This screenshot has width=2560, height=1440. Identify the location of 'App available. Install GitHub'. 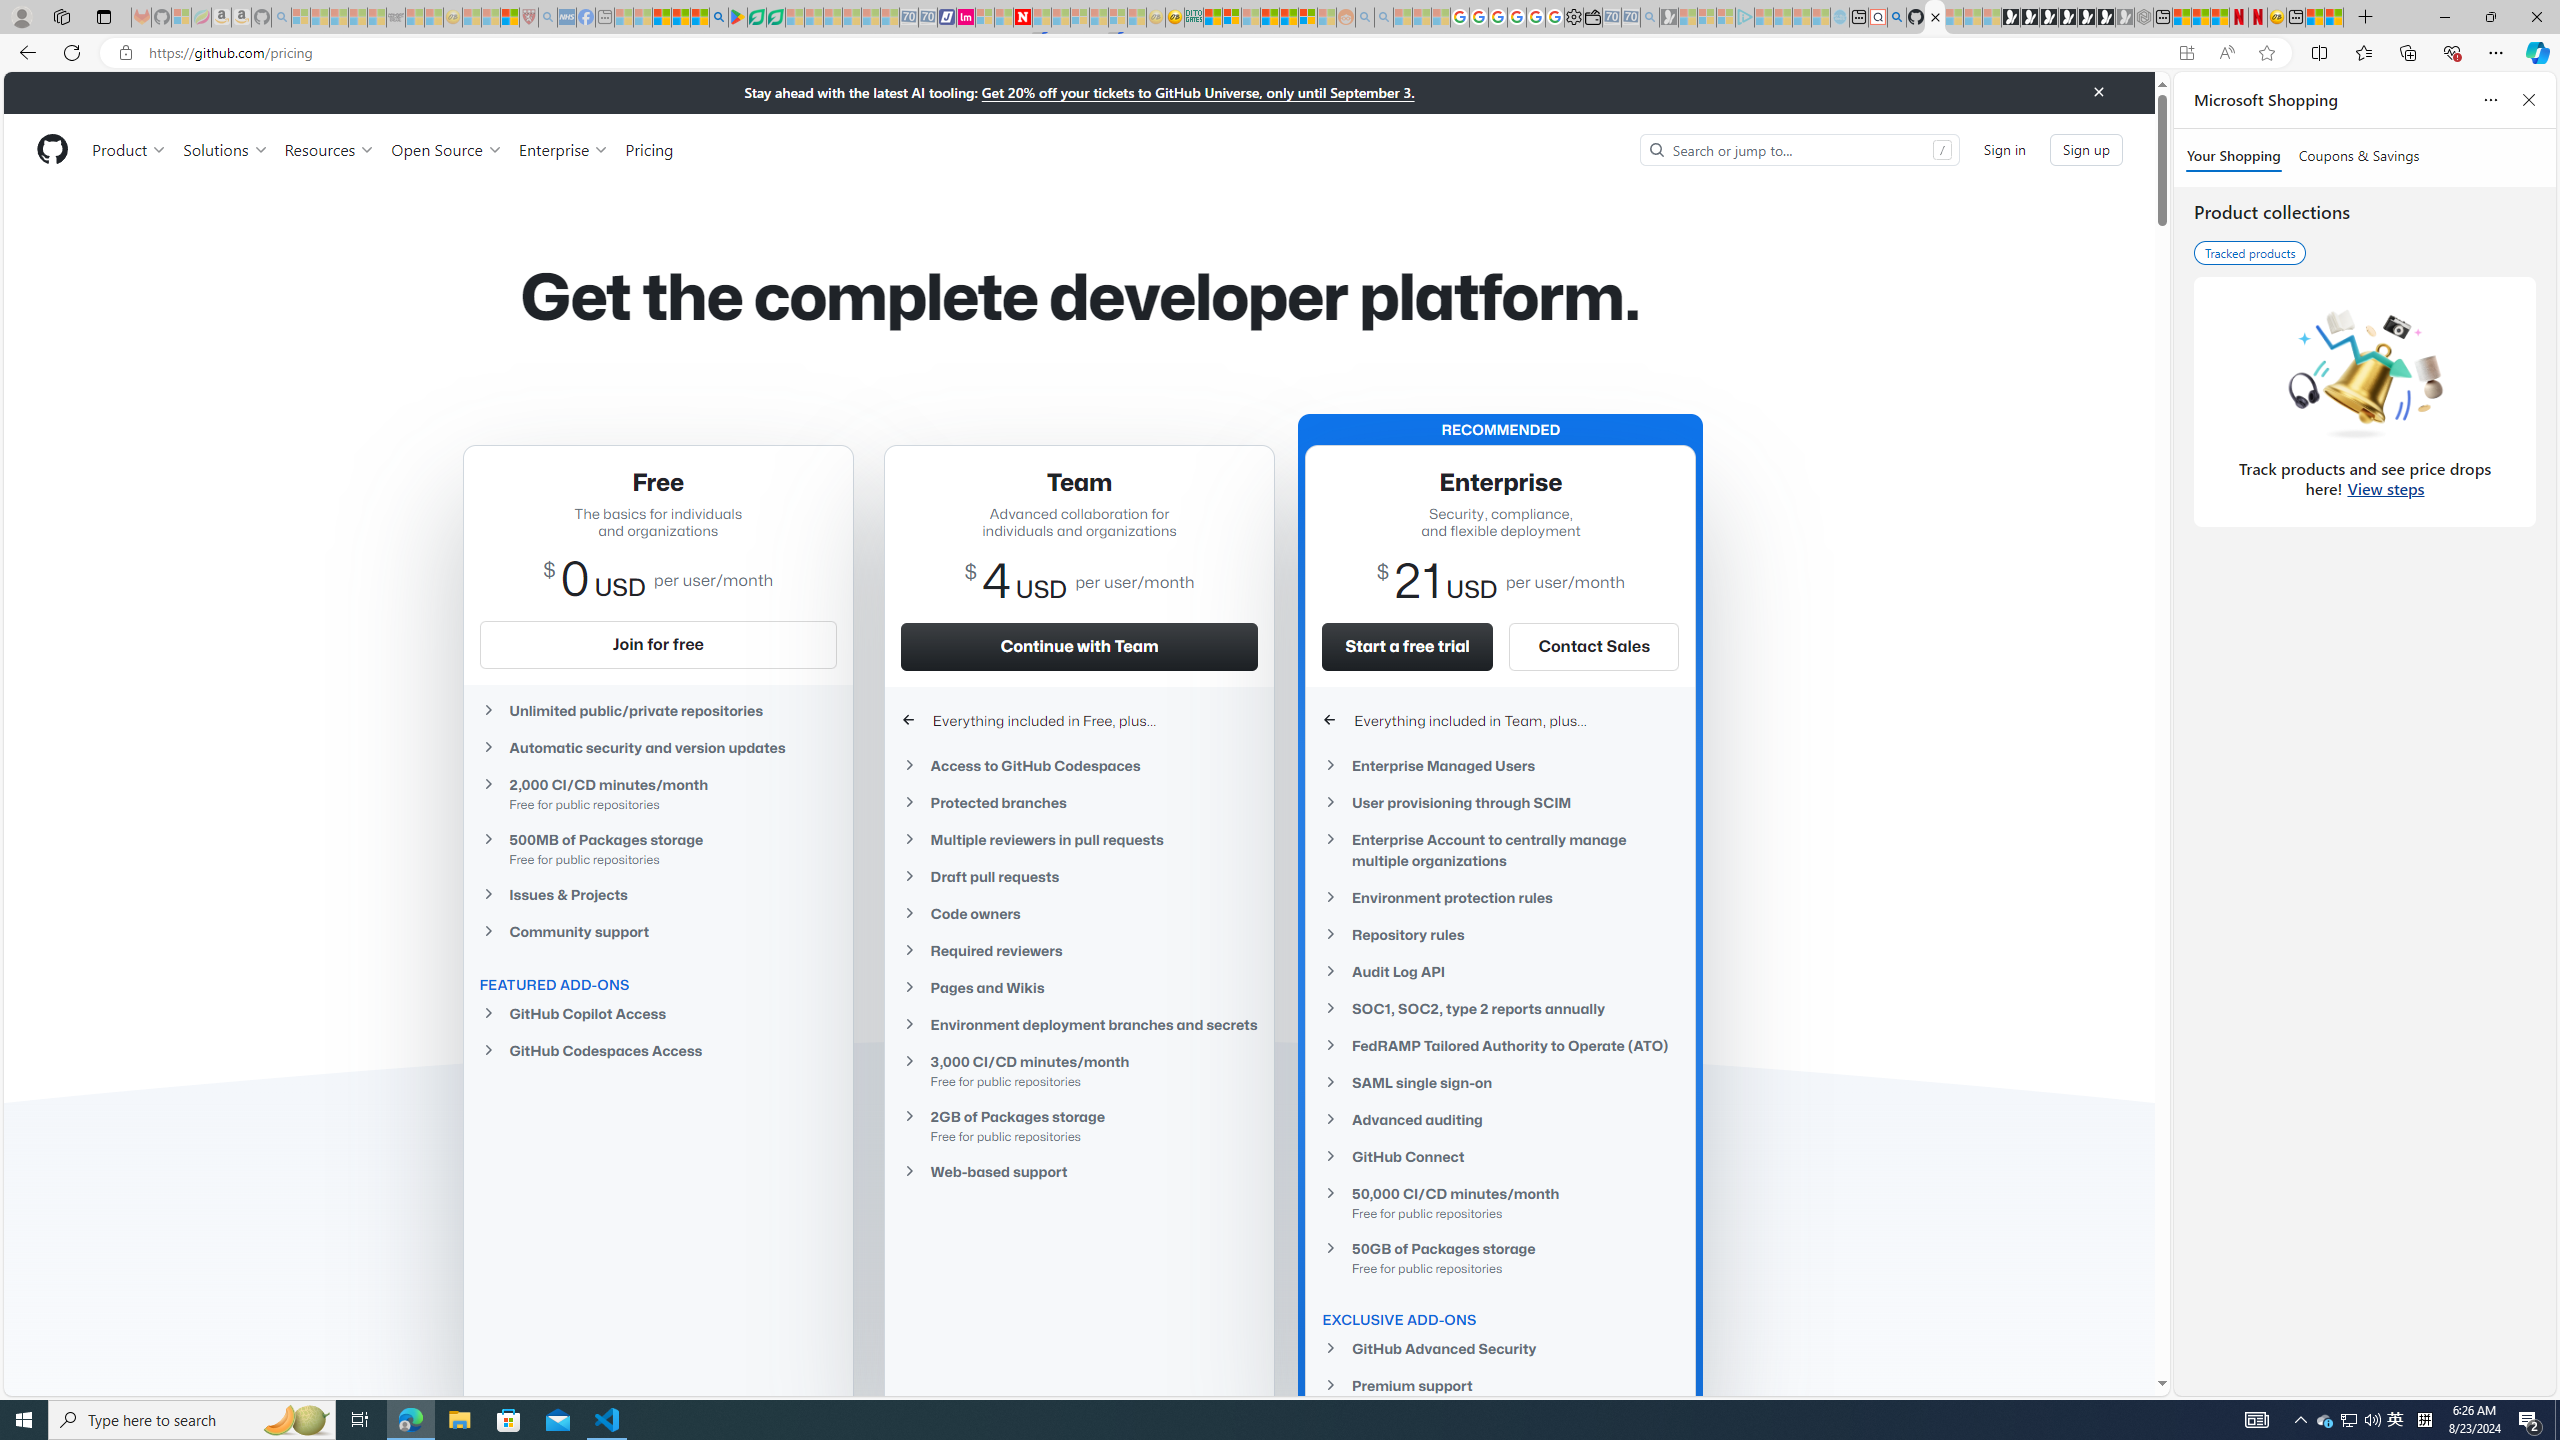
(2185, 53).